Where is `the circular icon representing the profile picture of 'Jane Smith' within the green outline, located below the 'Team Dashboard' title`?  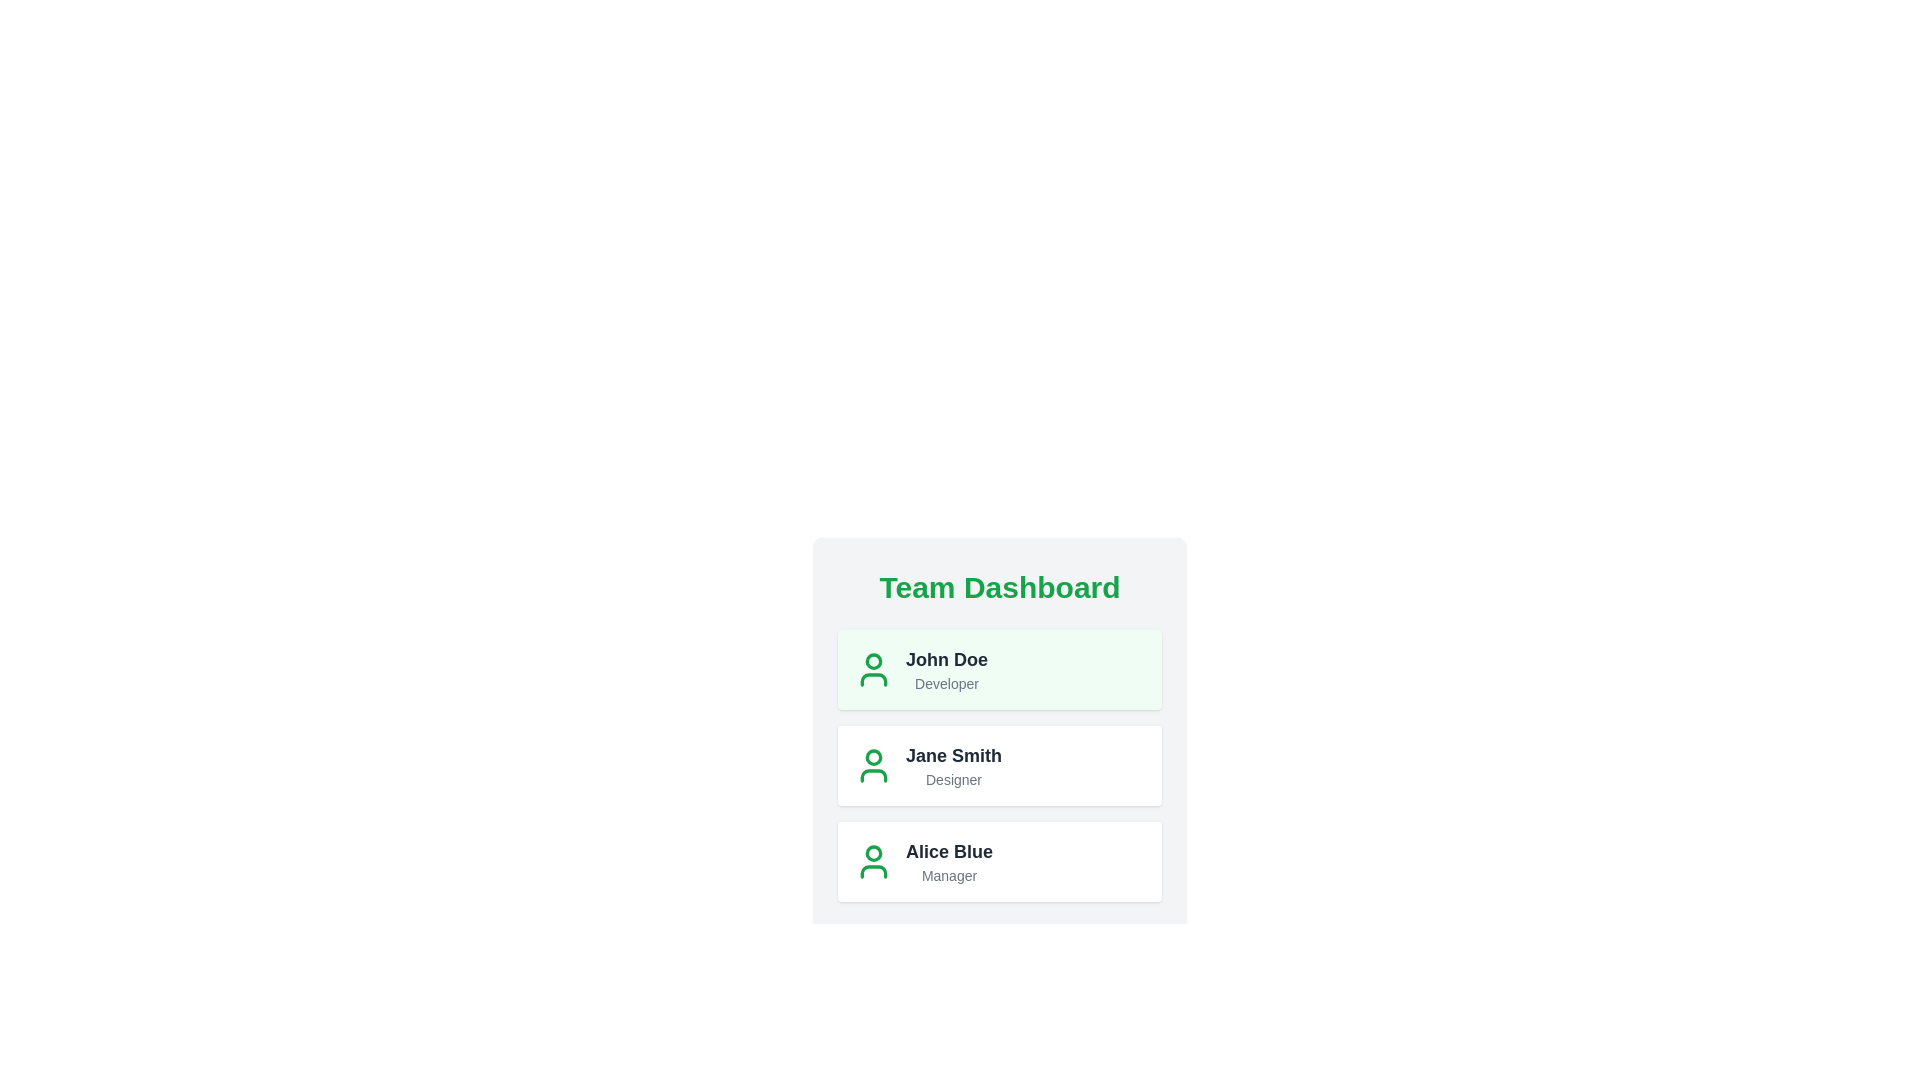
the circular icon representing the profile picture of 'Jane Smith' within the green outline, located below the 'Team Dashboard' title is located at coordinates (873, 756).